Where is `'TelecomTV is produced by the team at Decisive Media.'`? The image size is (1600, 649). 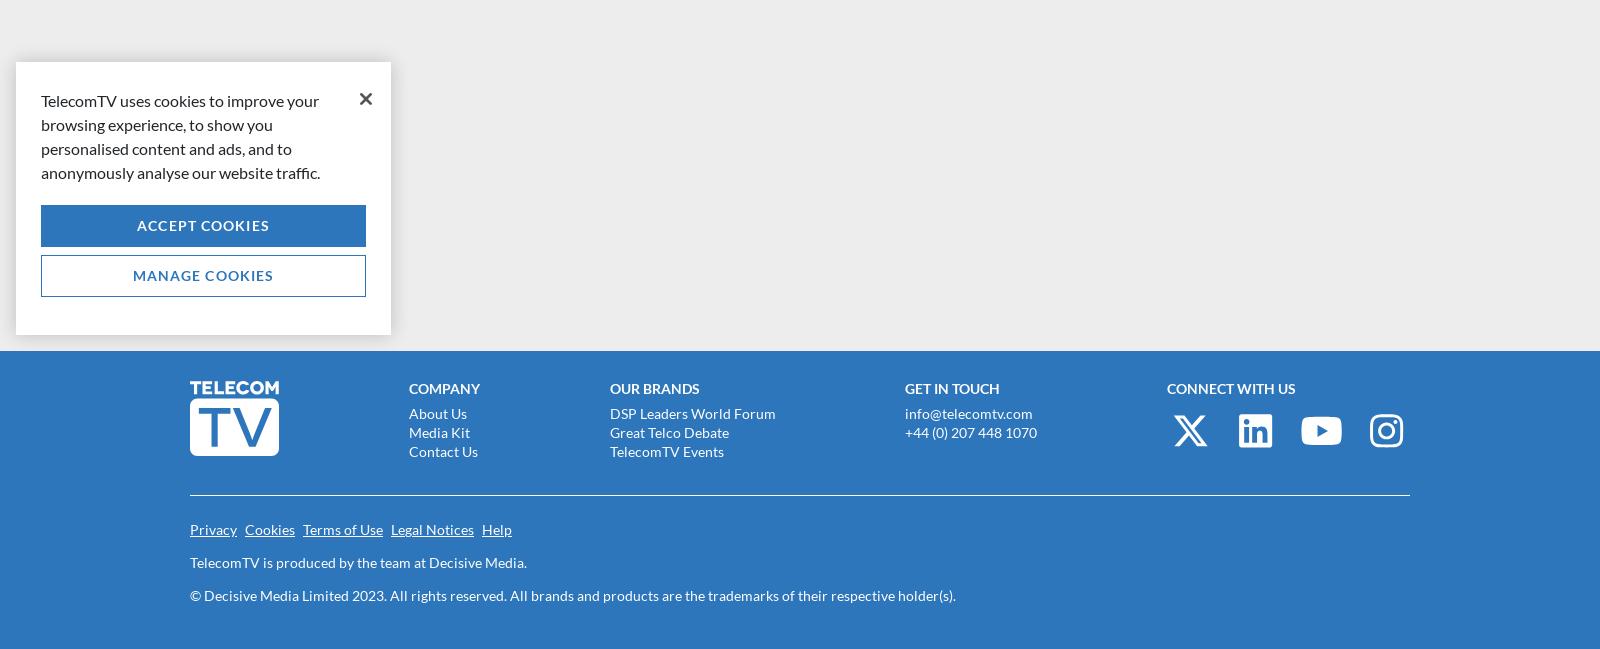 'TelecomTV is produced by the team at Decisive Media.' is located at coordinates (358, 561).